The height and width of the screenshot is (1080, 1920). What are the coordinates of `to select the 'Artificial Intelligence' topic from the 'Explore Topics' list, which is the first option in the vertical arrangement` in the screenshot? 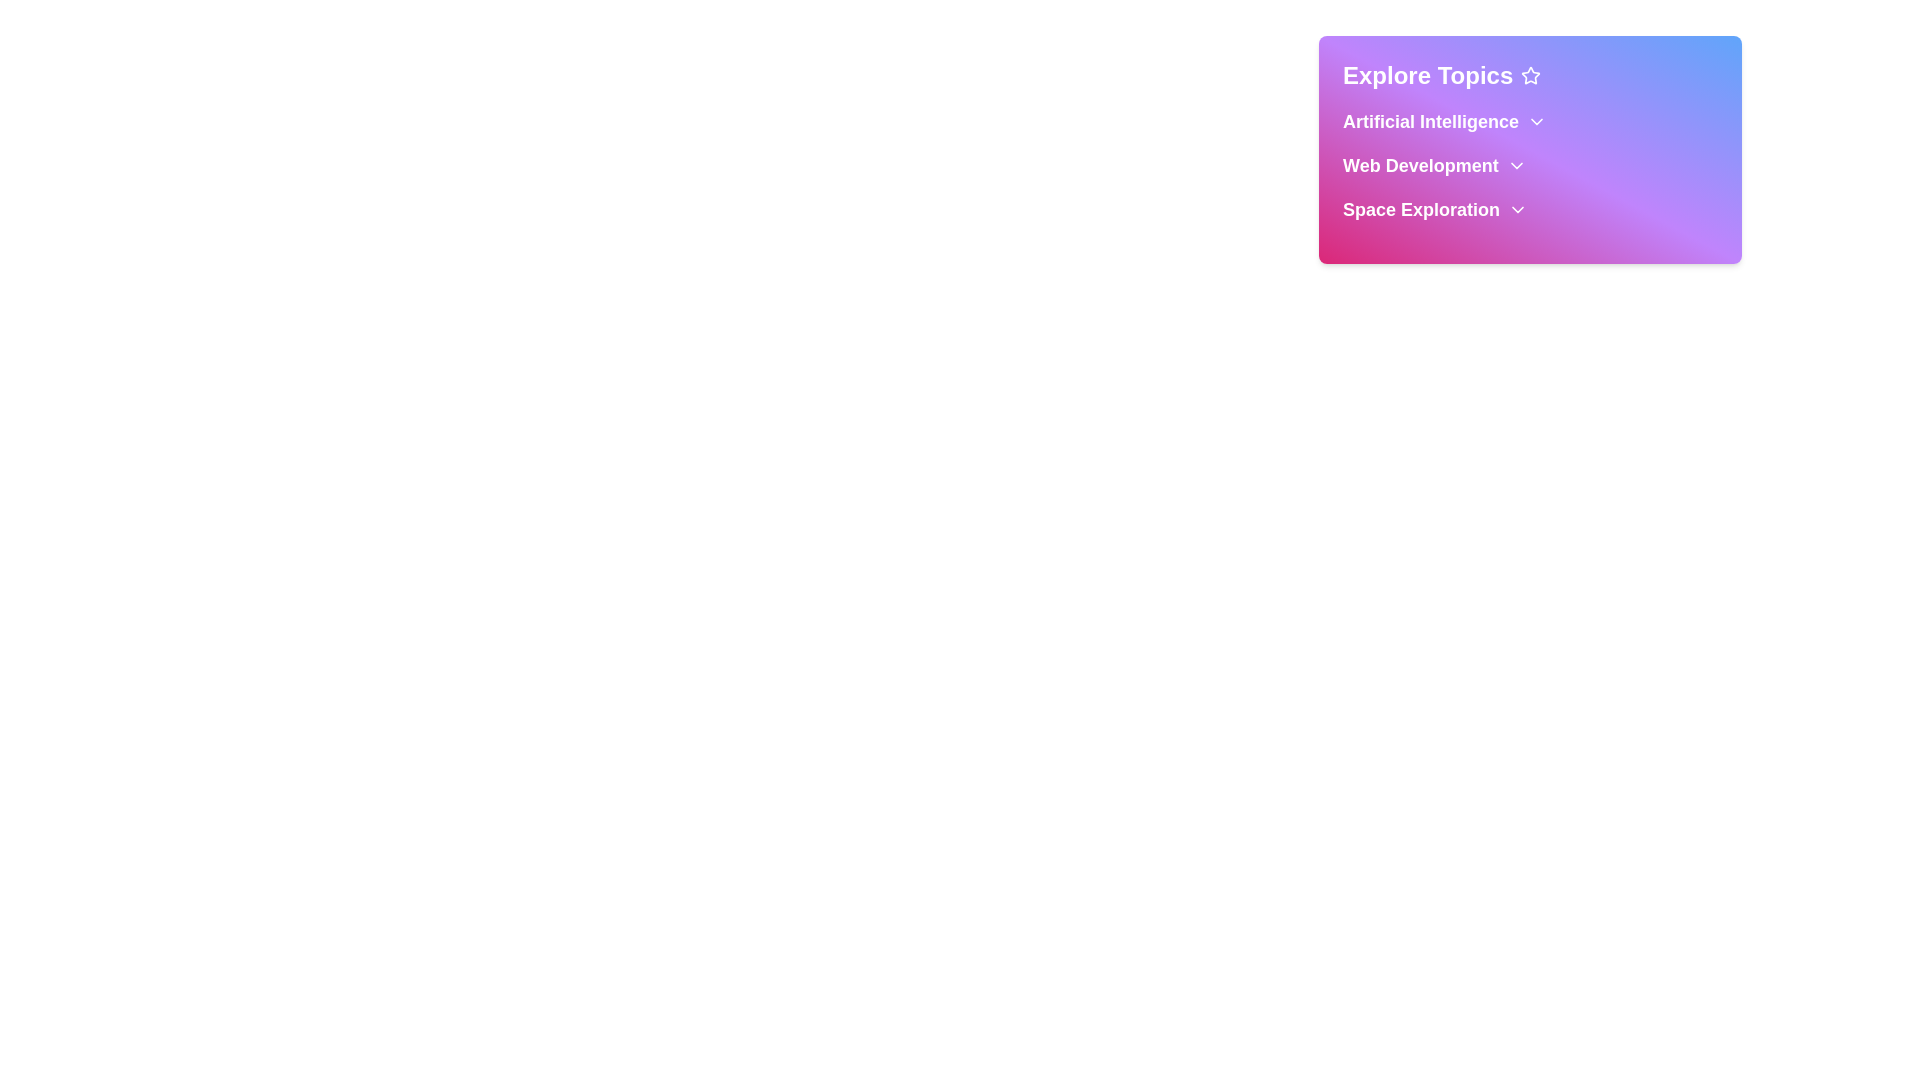 It's located at (1429, 122).